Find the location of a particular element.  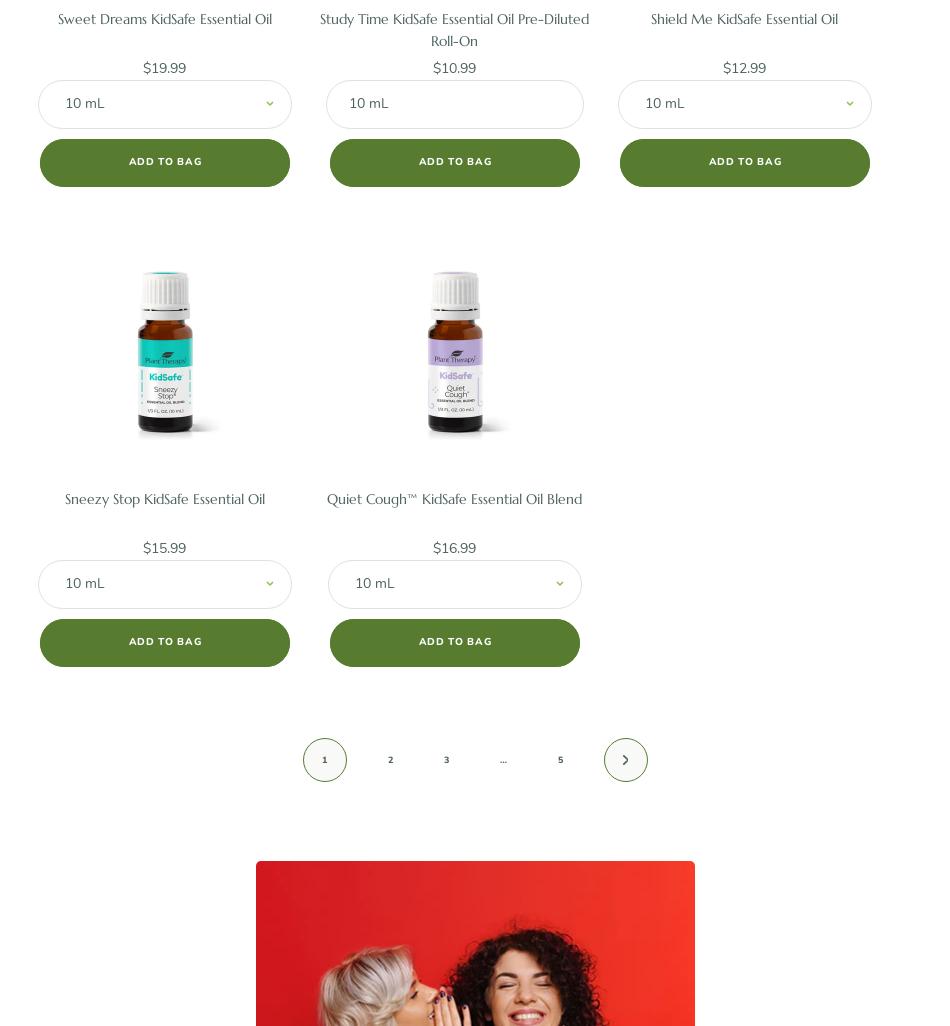

'10 mL
$19.99' is located at coordinates (164, 144).